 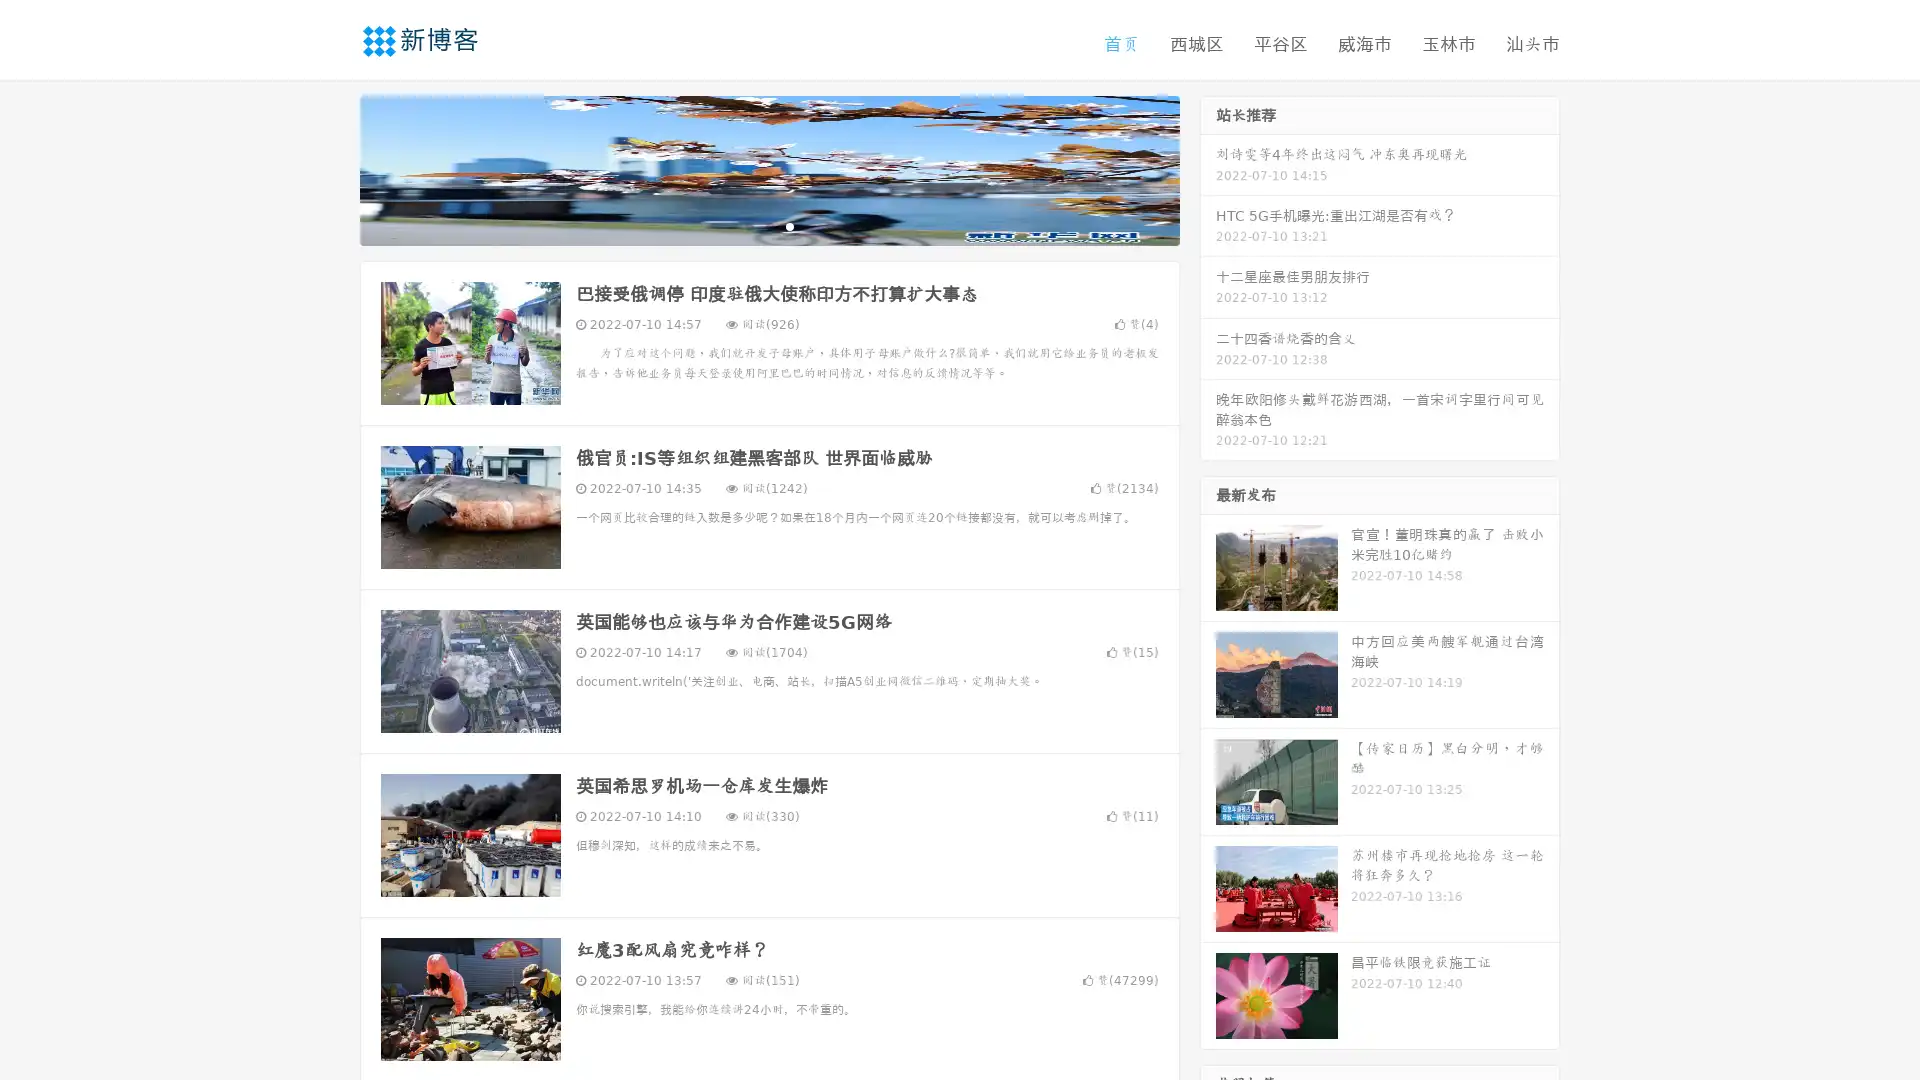 I want to click on Go to slide 2, so click(x=768, y=225).